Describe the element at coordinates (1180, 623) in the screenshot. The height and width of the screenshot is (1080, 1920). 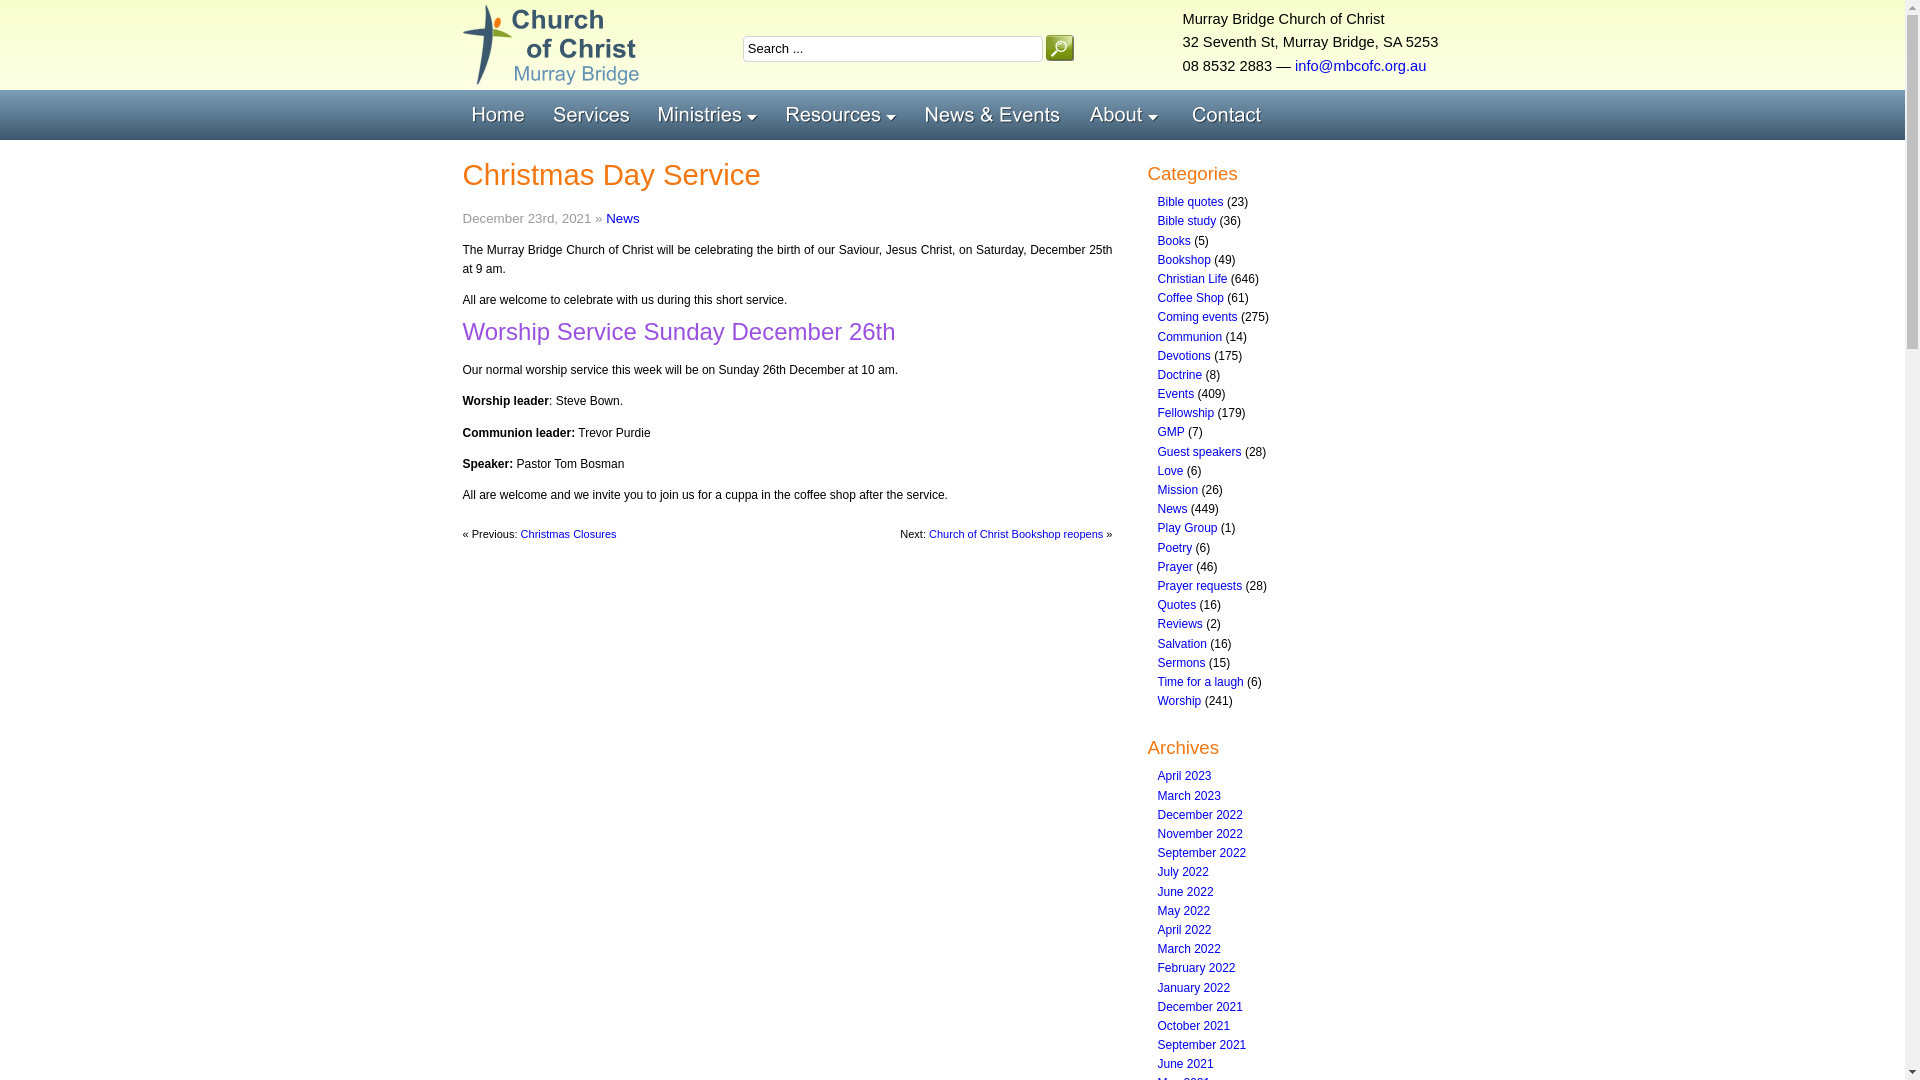
I see `'Reviews'` at that location.